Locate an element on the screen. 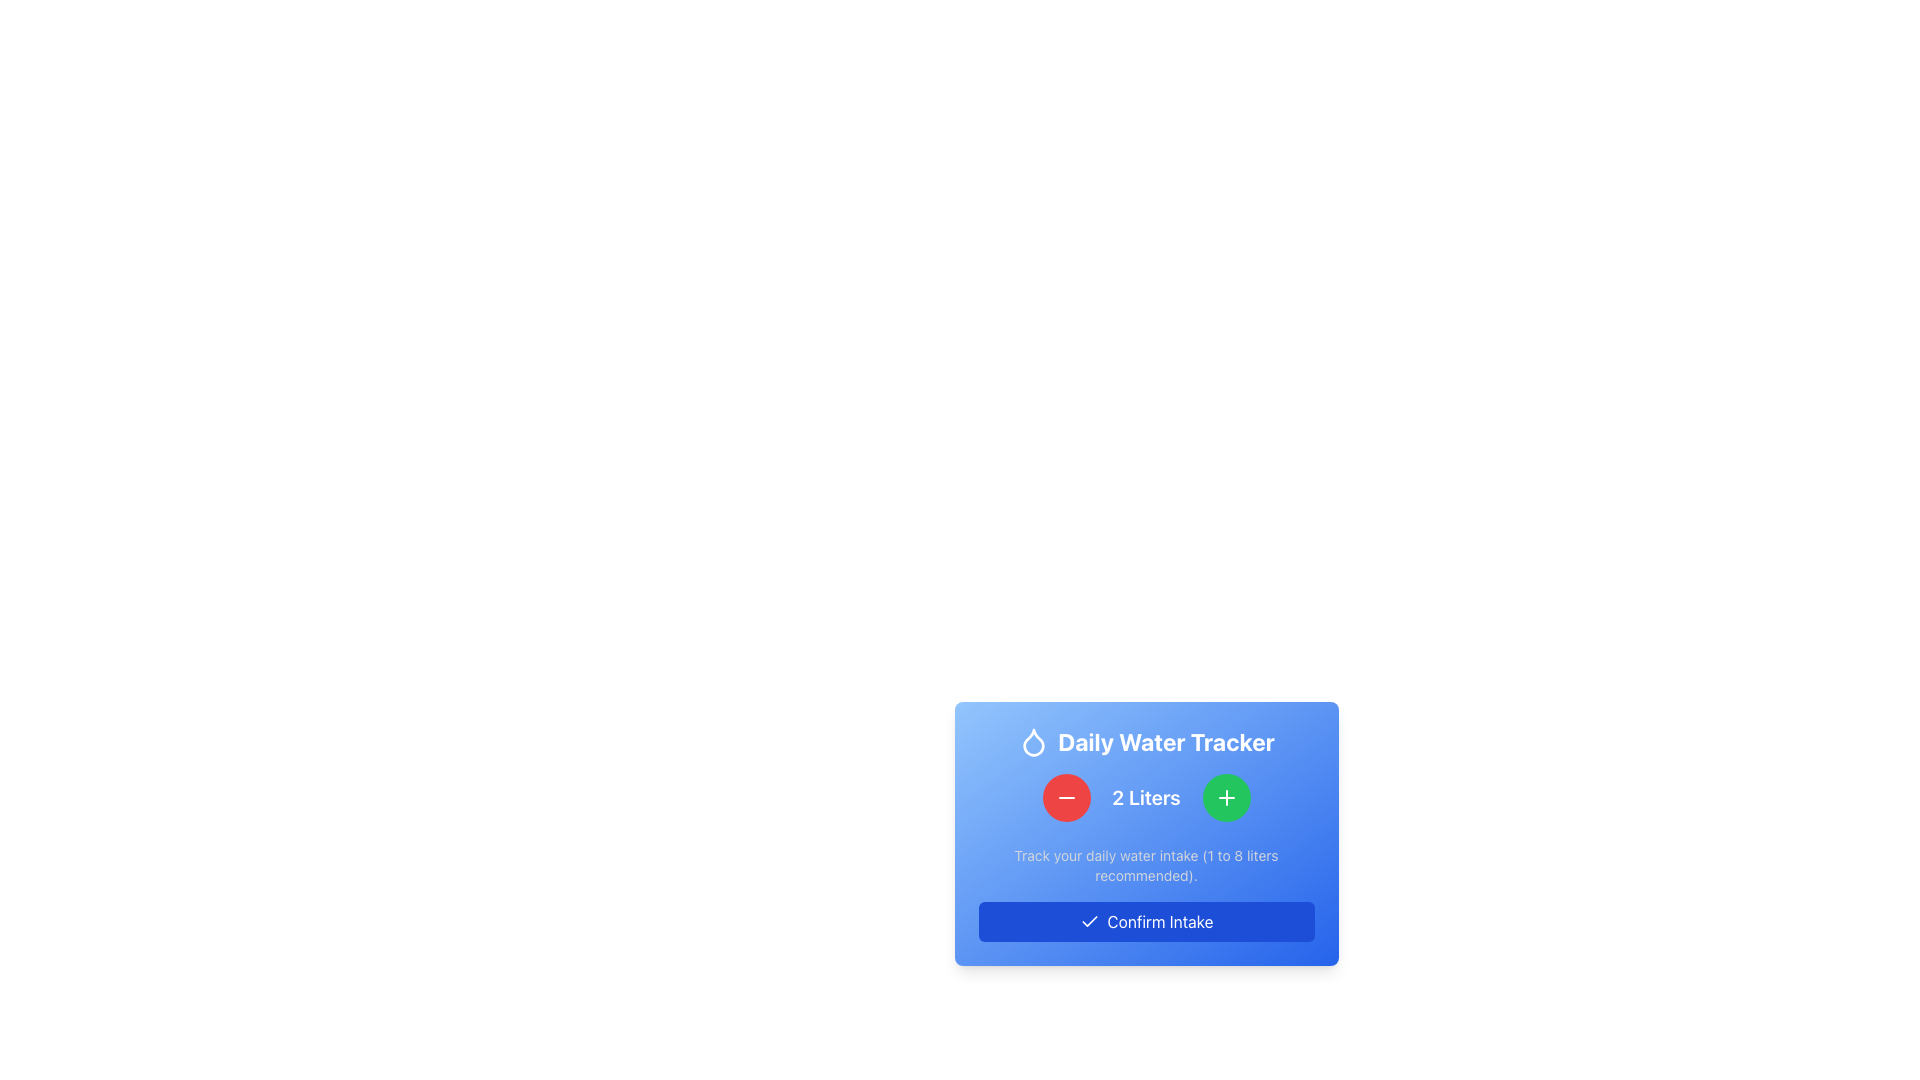  the green plus button with a white cross icon located to the right of the '2 Liters' text in the 'Daily Water Tracker' panel to trigger a tooltip or visual effect is located at coordinates (1225, 797).